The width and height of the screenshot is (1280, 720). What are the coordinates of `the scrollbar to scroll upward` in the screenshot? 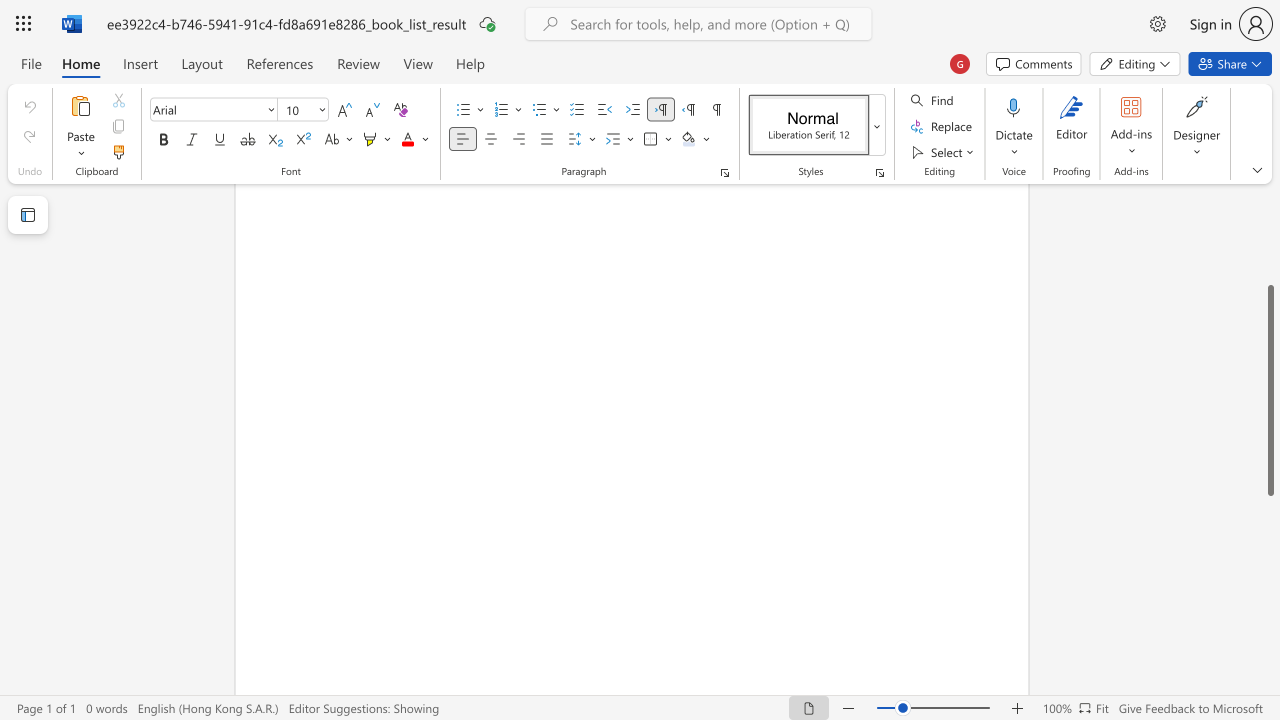 It's located at (1269, 270).